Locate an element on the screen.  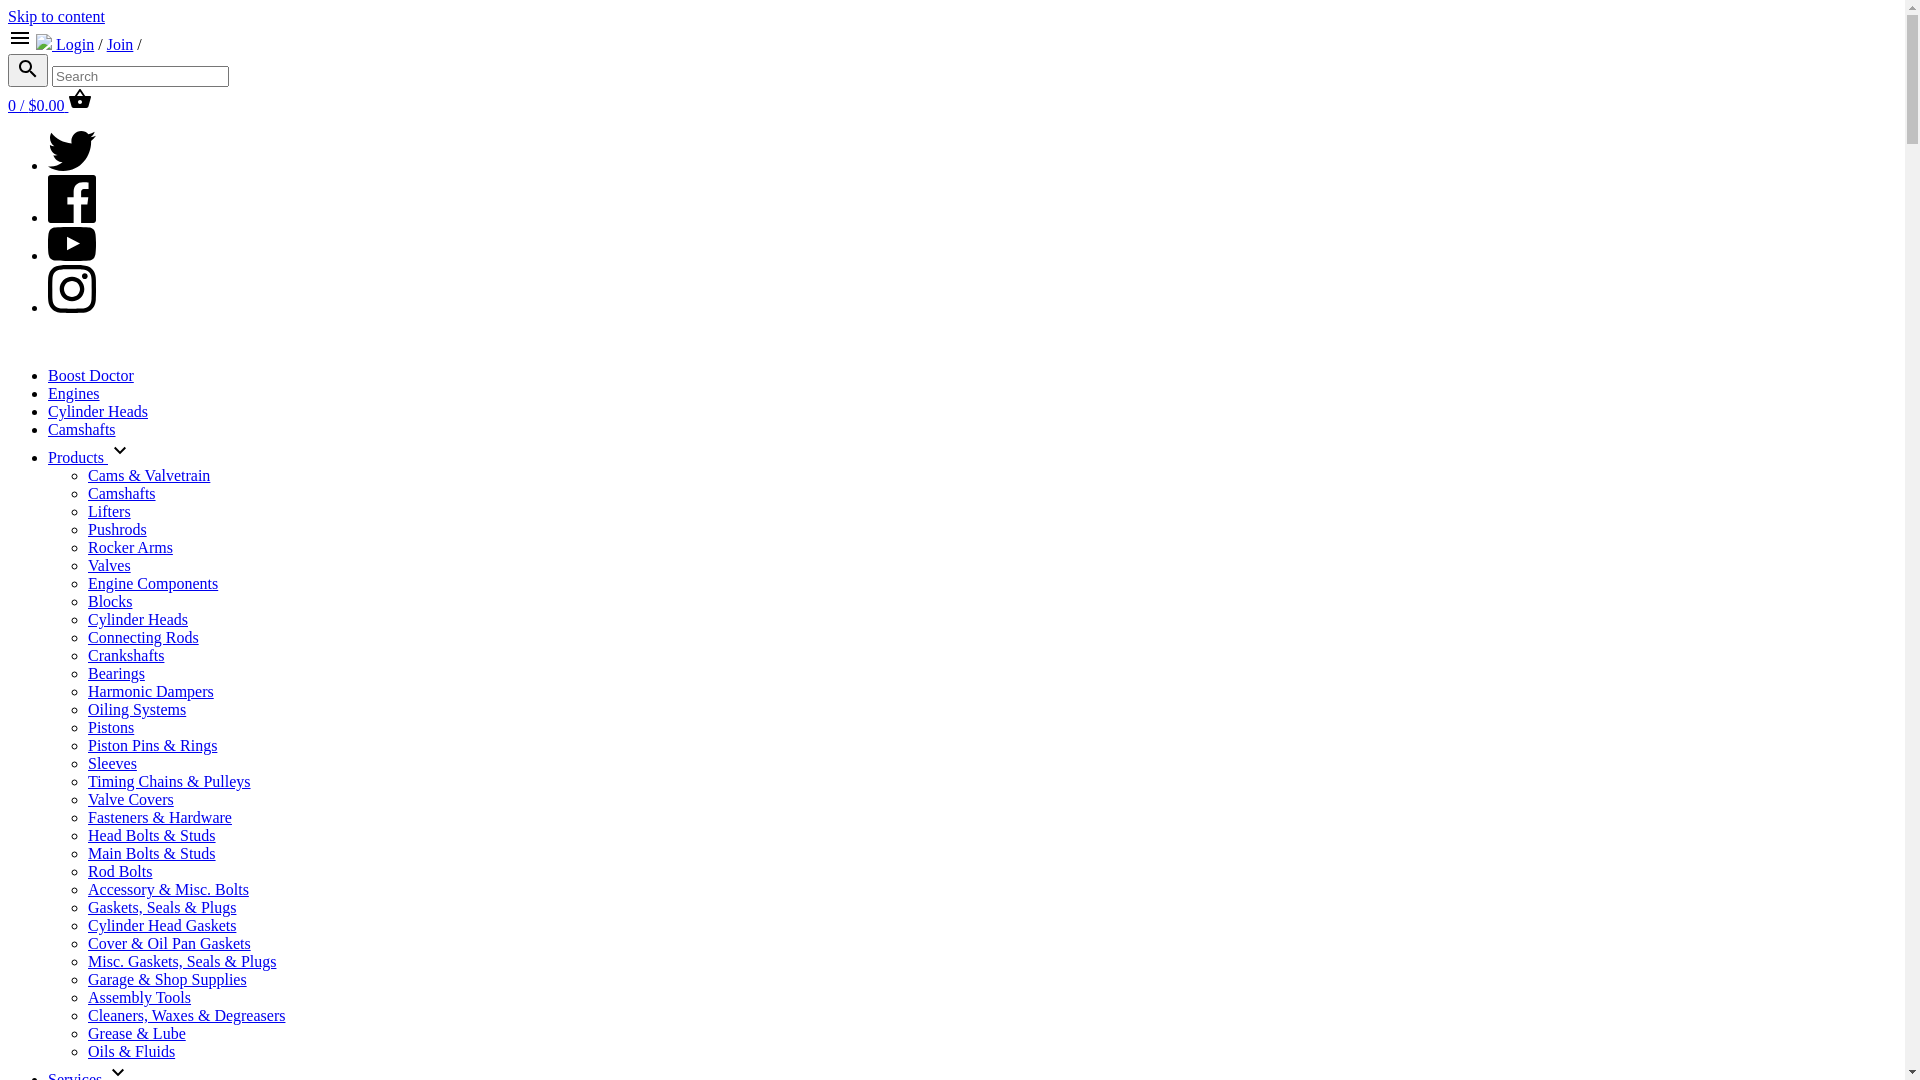
'Search' is located at coordinates (8, 69).